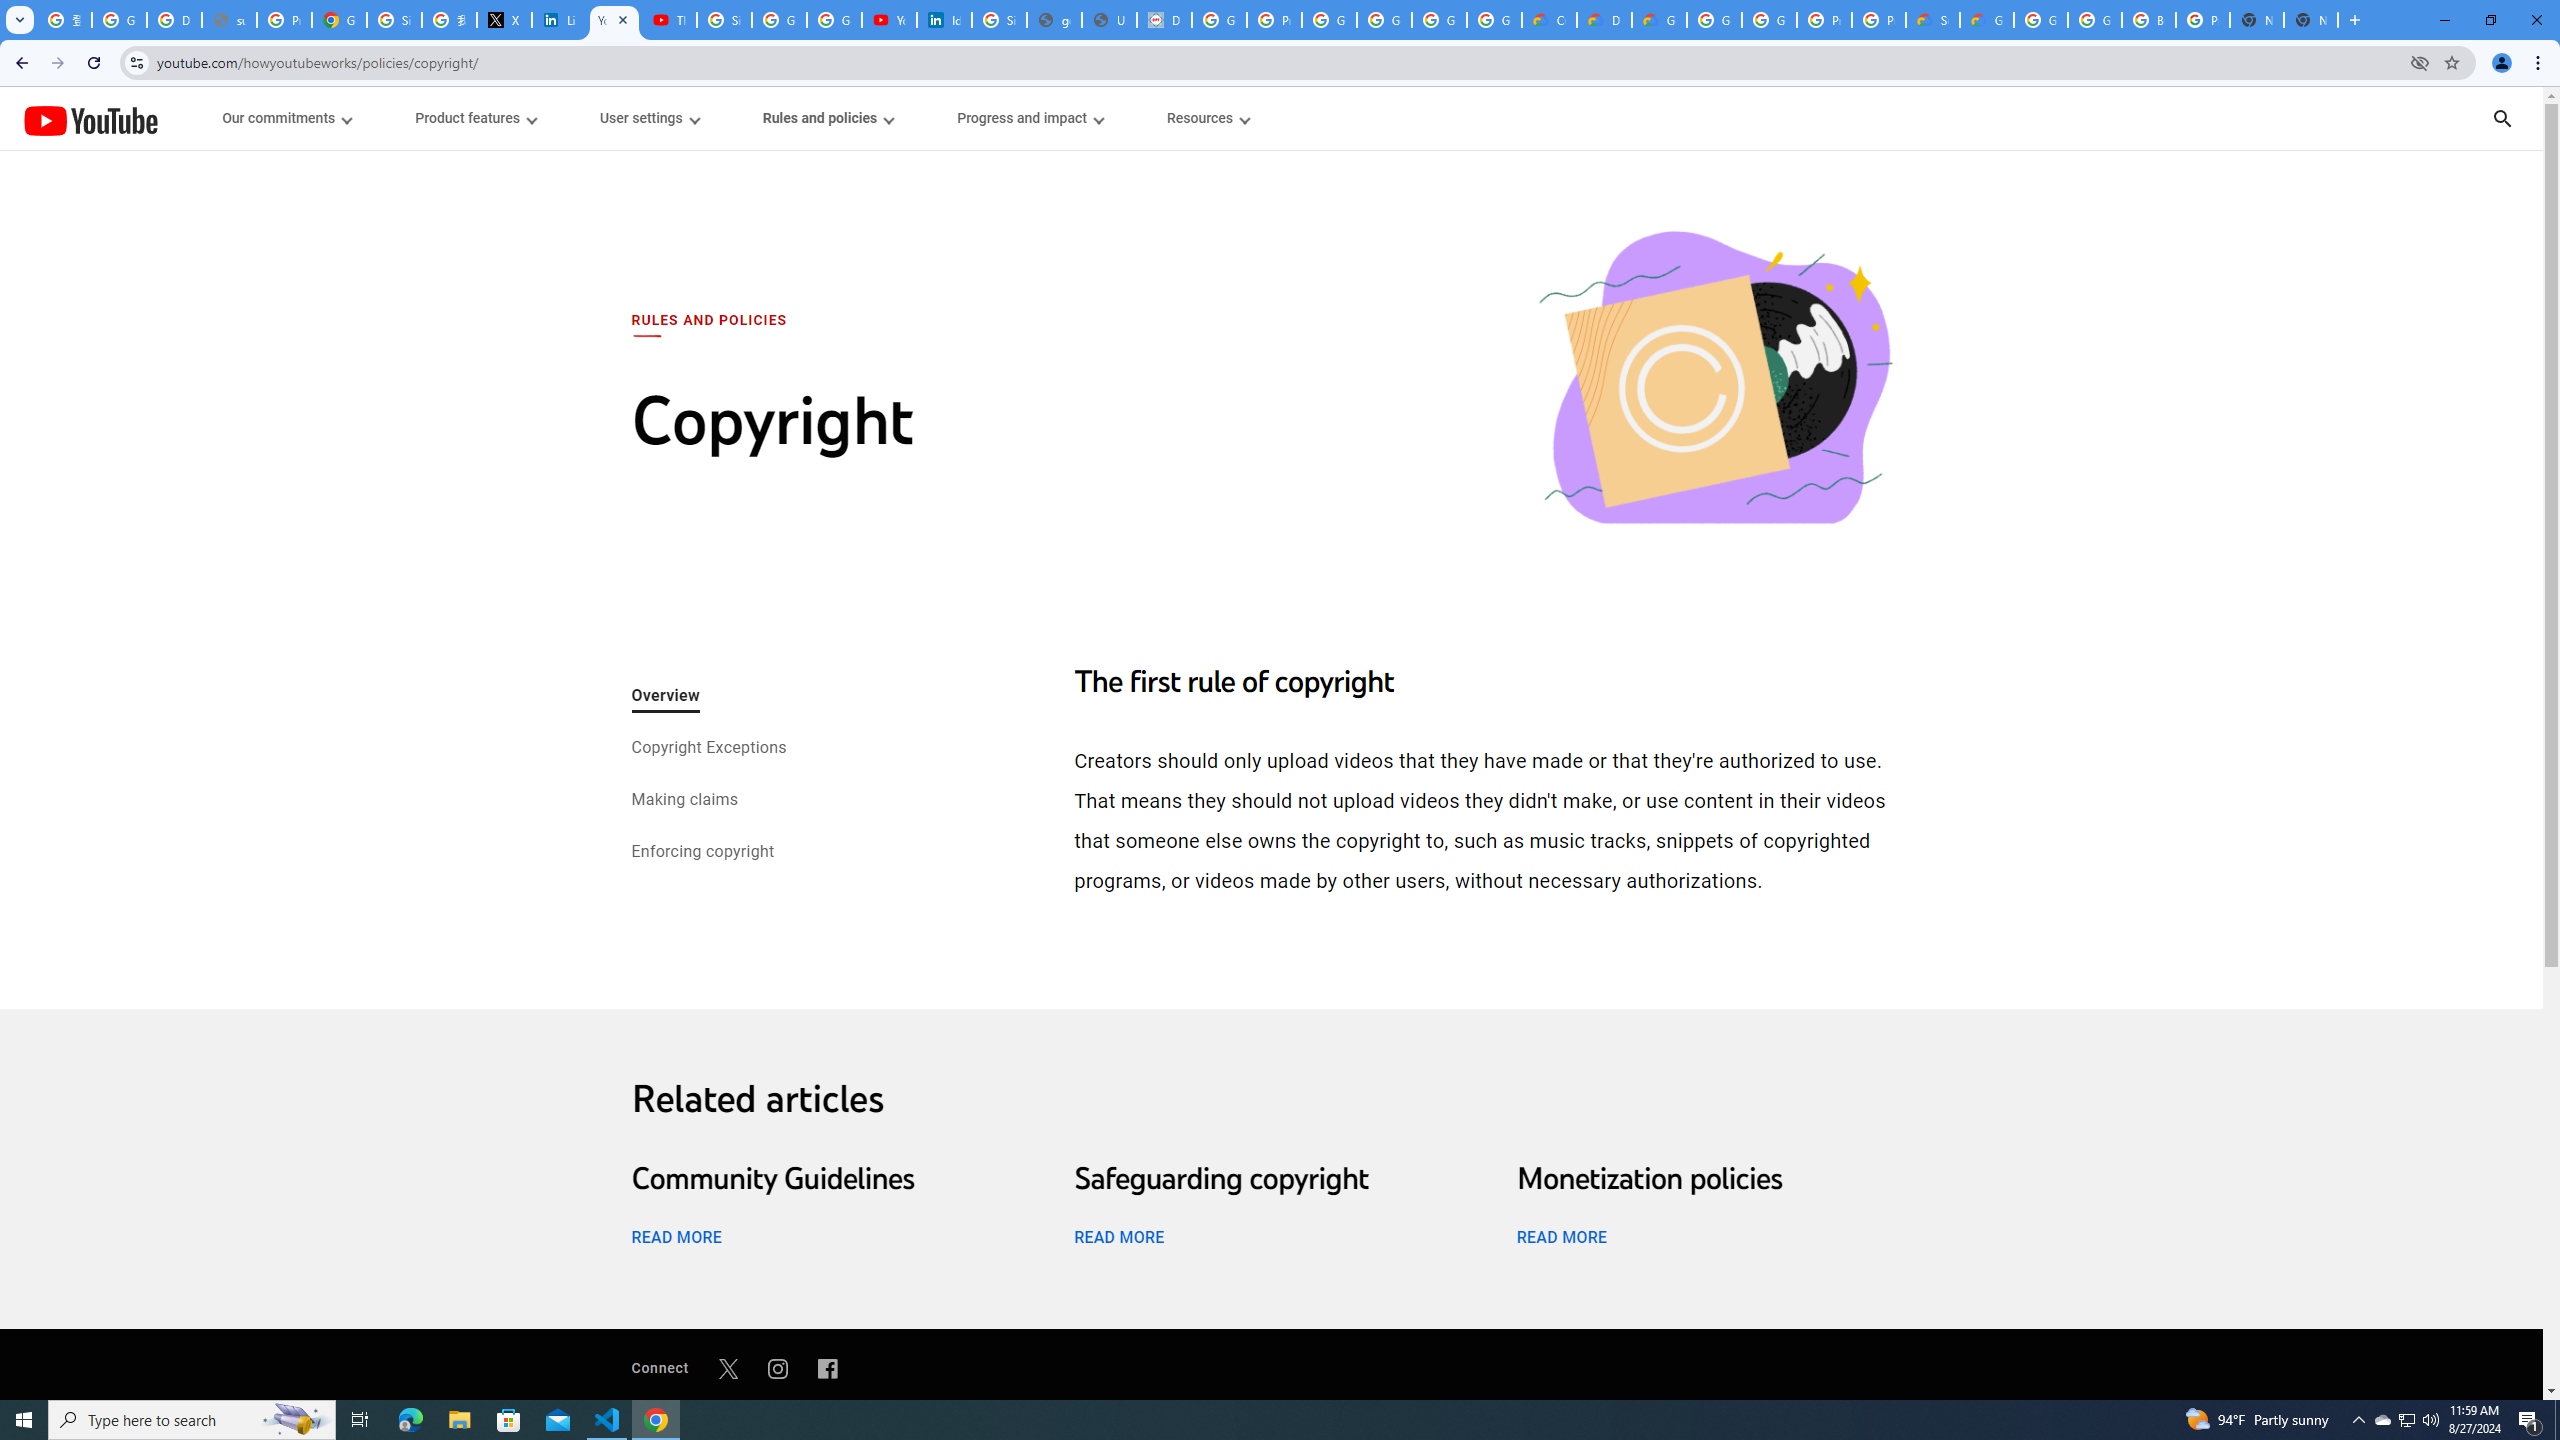 This screenshot has width=2560, height=1440. What do you see at coordinates (1439, 19) in the screenshot?
I see `'Google Workspace - Specific Terms'` at bounding box center [1439, 19].